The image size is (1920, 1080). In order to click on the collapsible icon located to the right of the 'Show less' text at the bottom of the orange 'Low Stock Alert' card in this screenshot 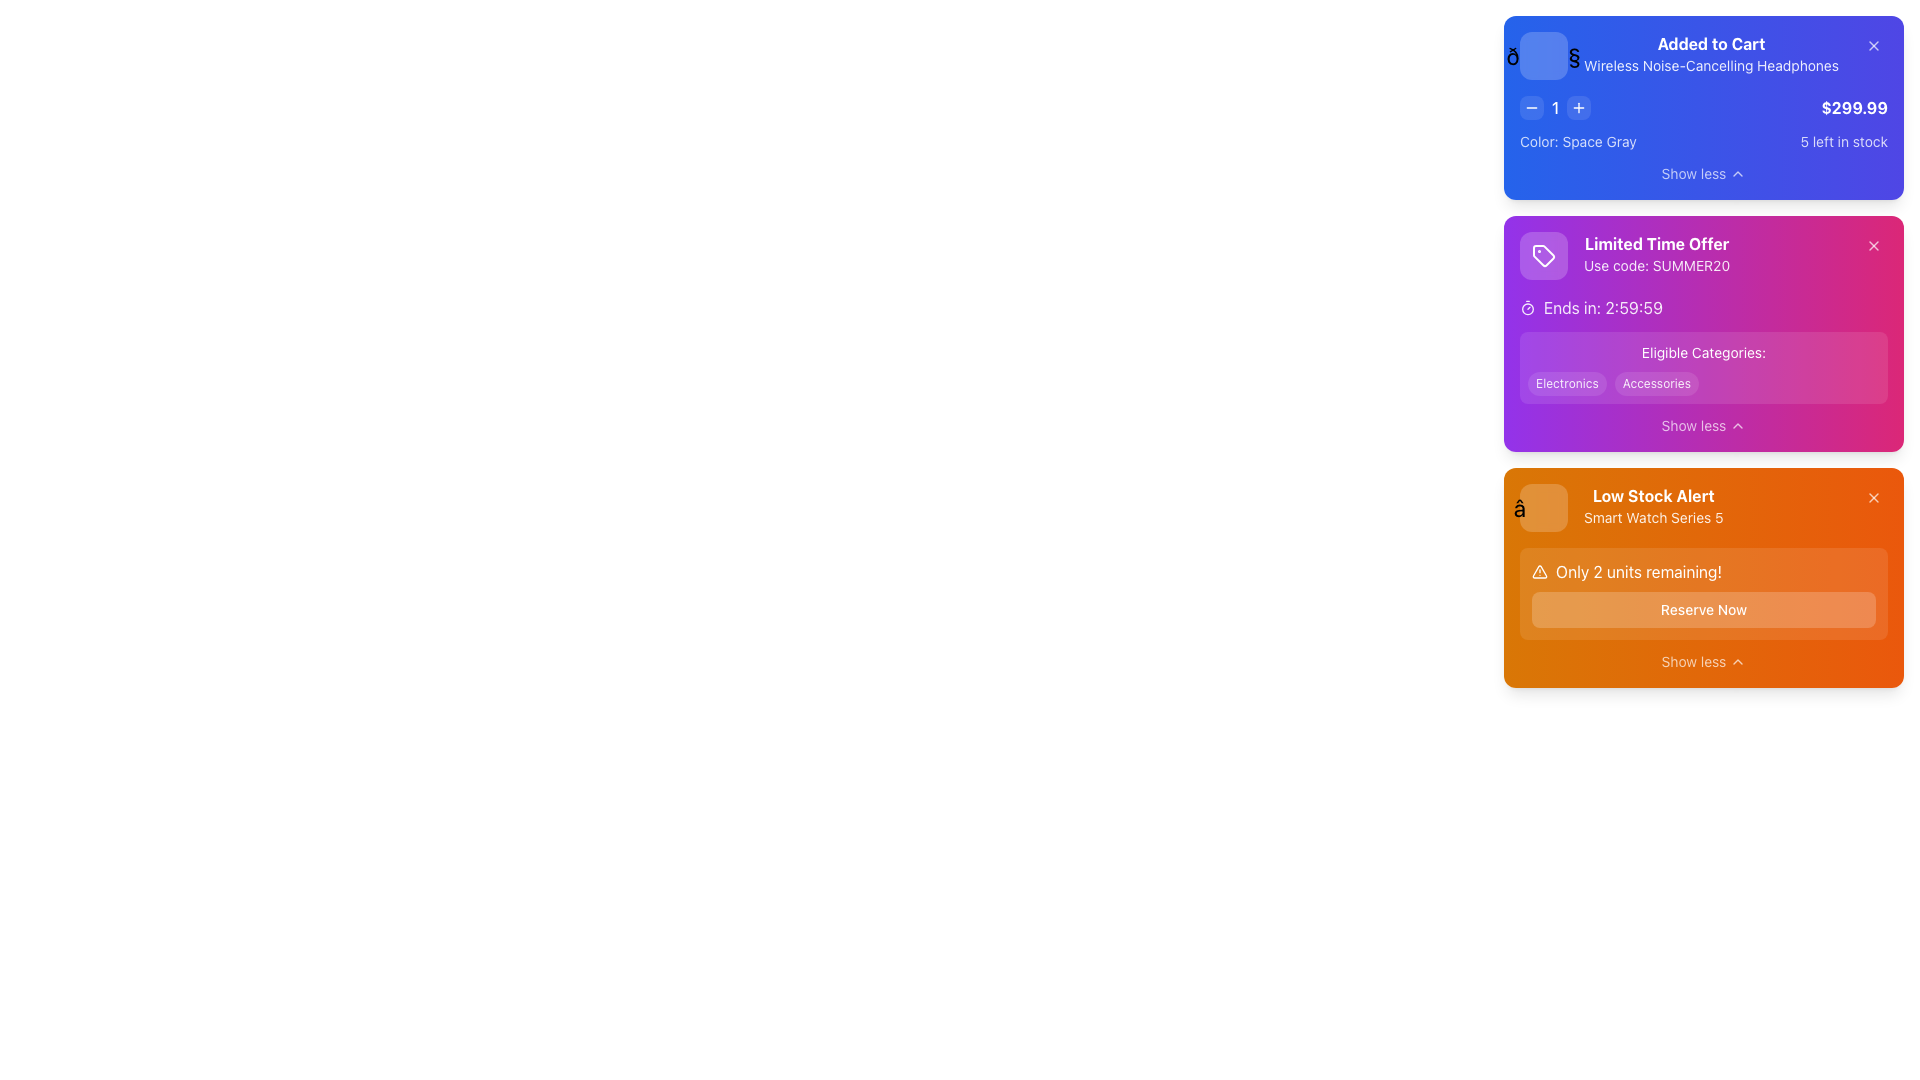, I will do `click(1737, 662)`.